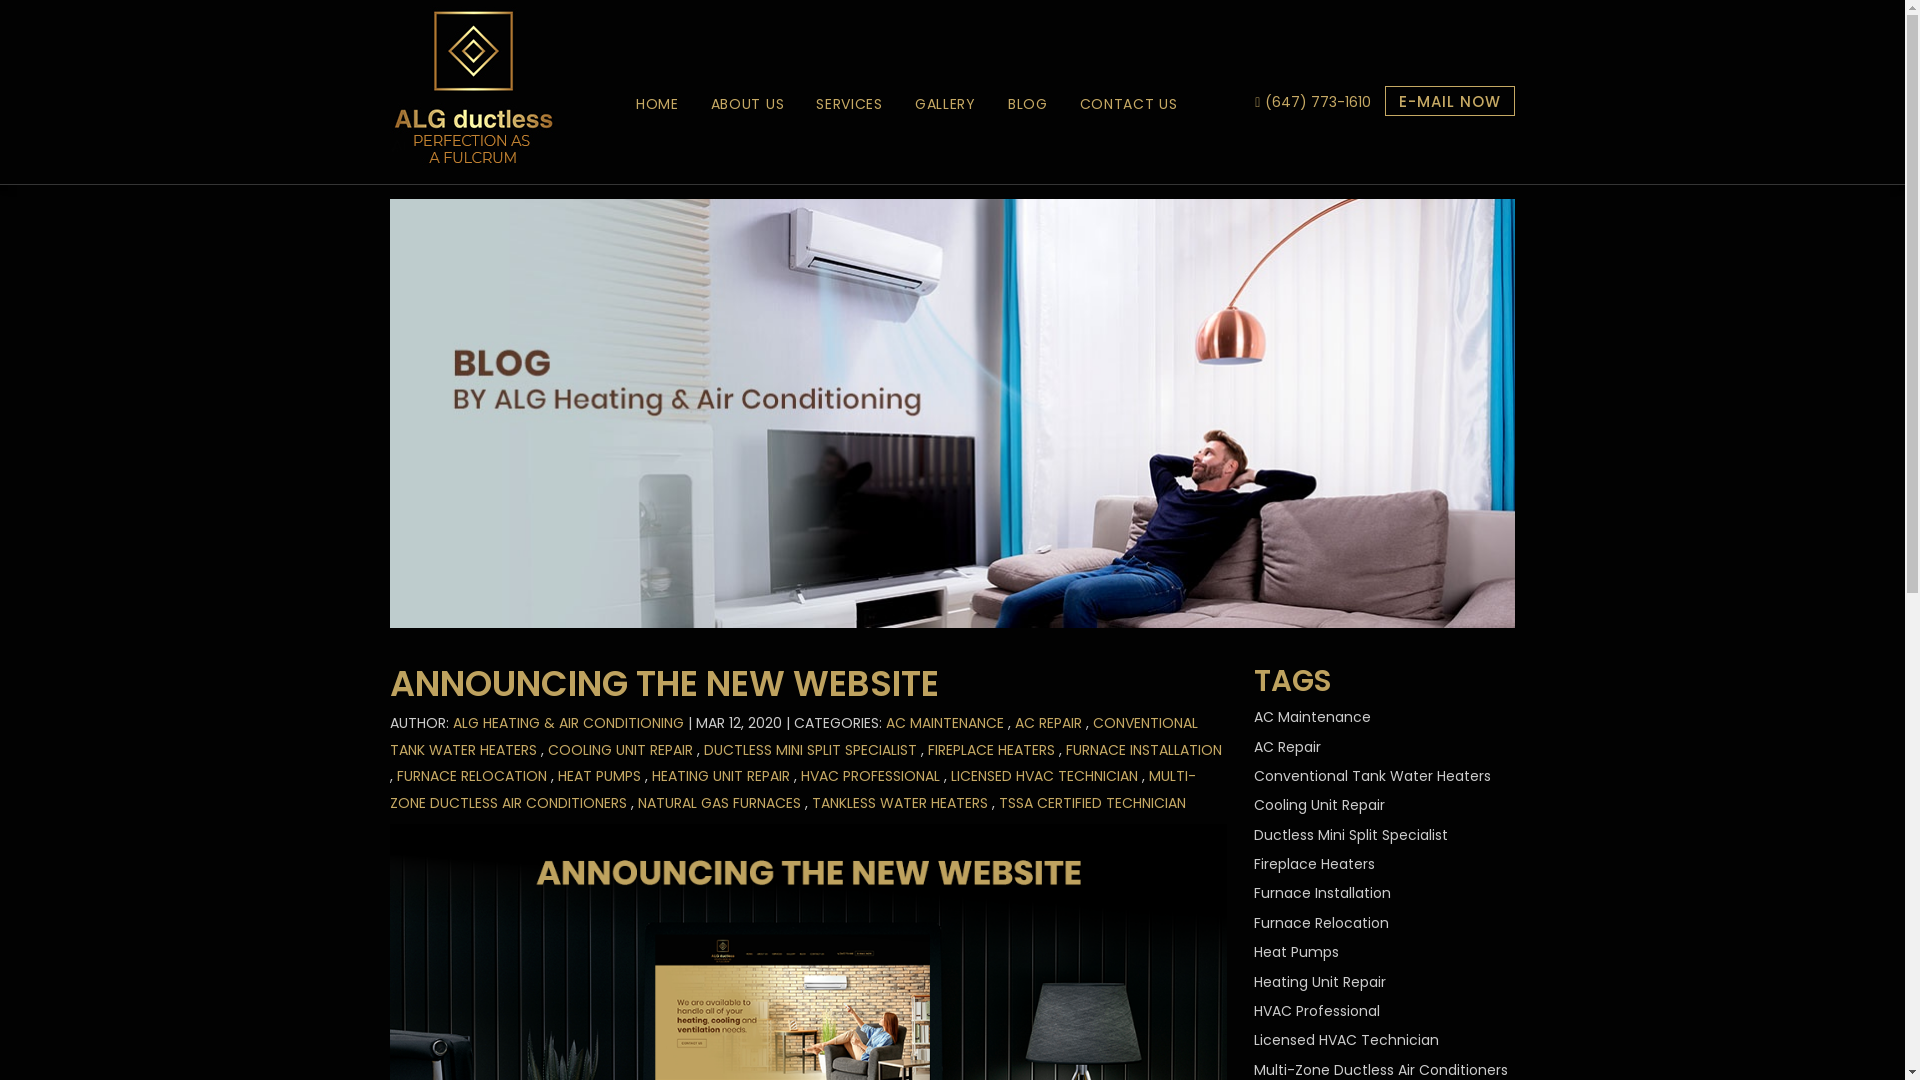 The image size is (1920, 1080). Describe the element at coordinates (1346, 1039) in the screenshot. I see `'Licensed HVAC Technician'` at that location.